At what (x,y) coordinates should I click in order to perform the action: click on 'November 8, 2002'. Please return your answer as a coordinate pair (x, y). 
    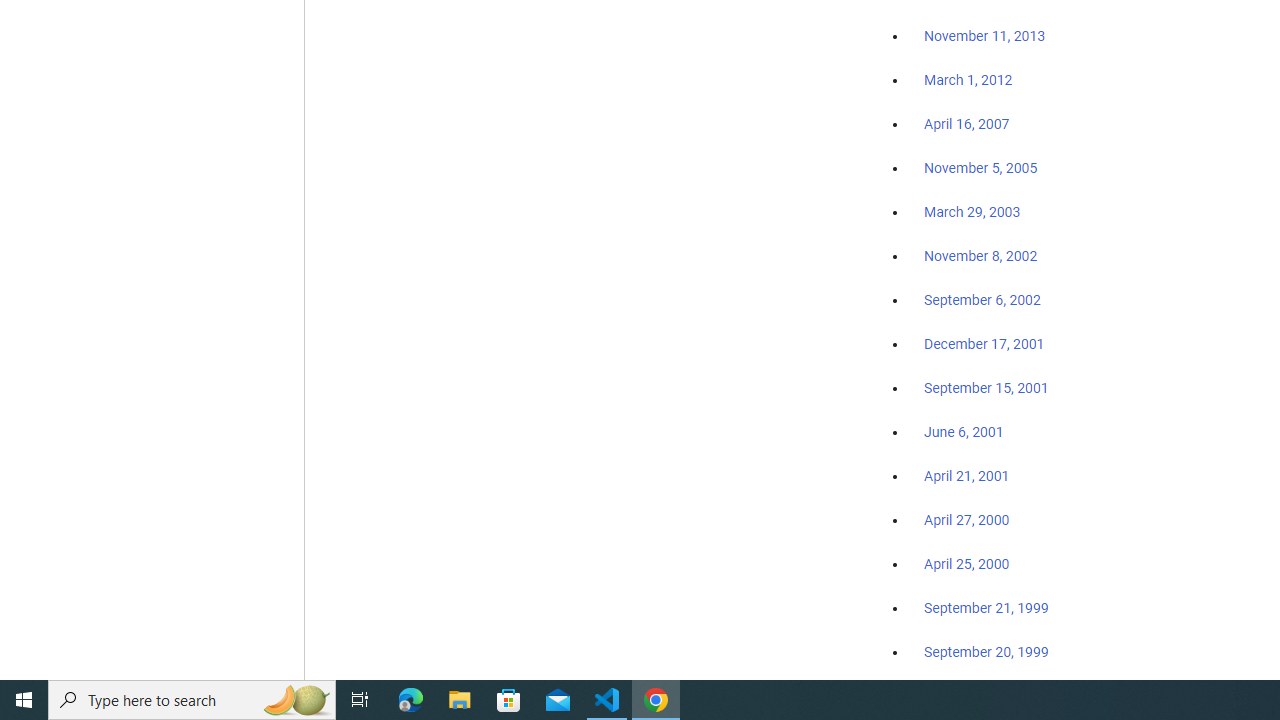
    Looking at the image, I should click on (981, 255).